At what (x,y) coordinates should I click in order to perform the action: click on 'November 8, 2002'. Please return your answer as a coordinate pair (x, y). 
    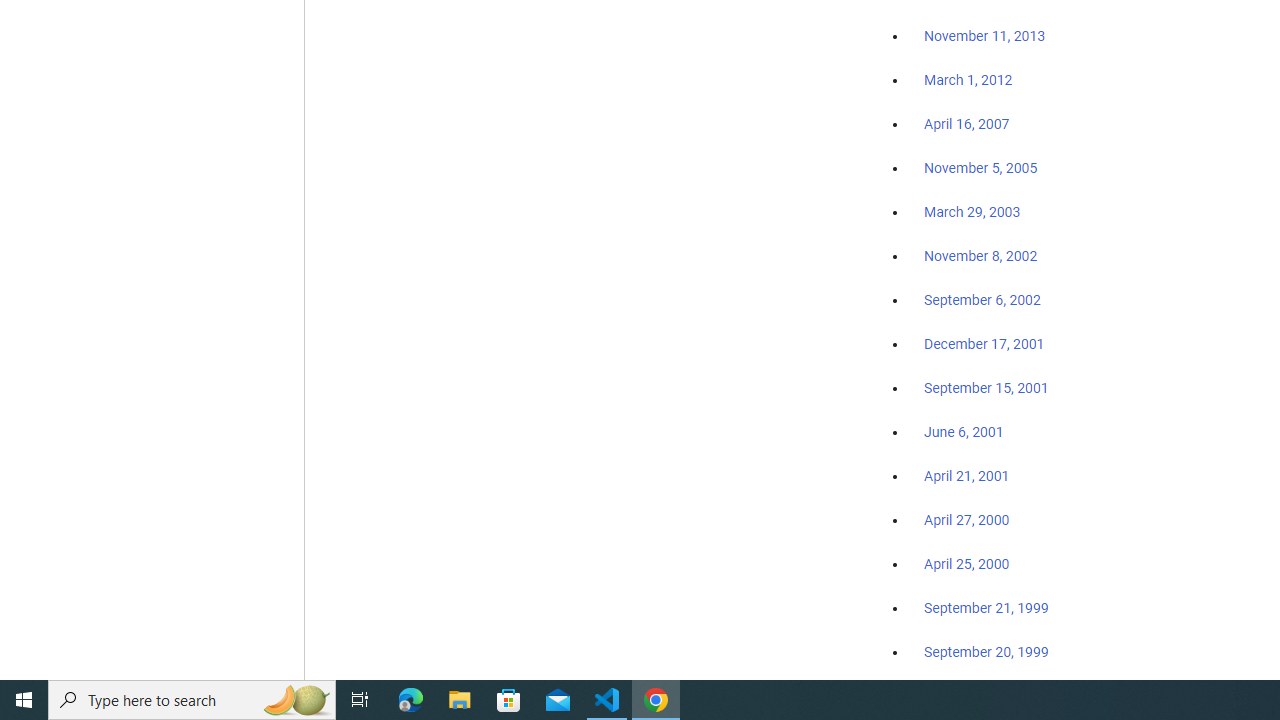
    Looking at the image, I should click on (981, 255).